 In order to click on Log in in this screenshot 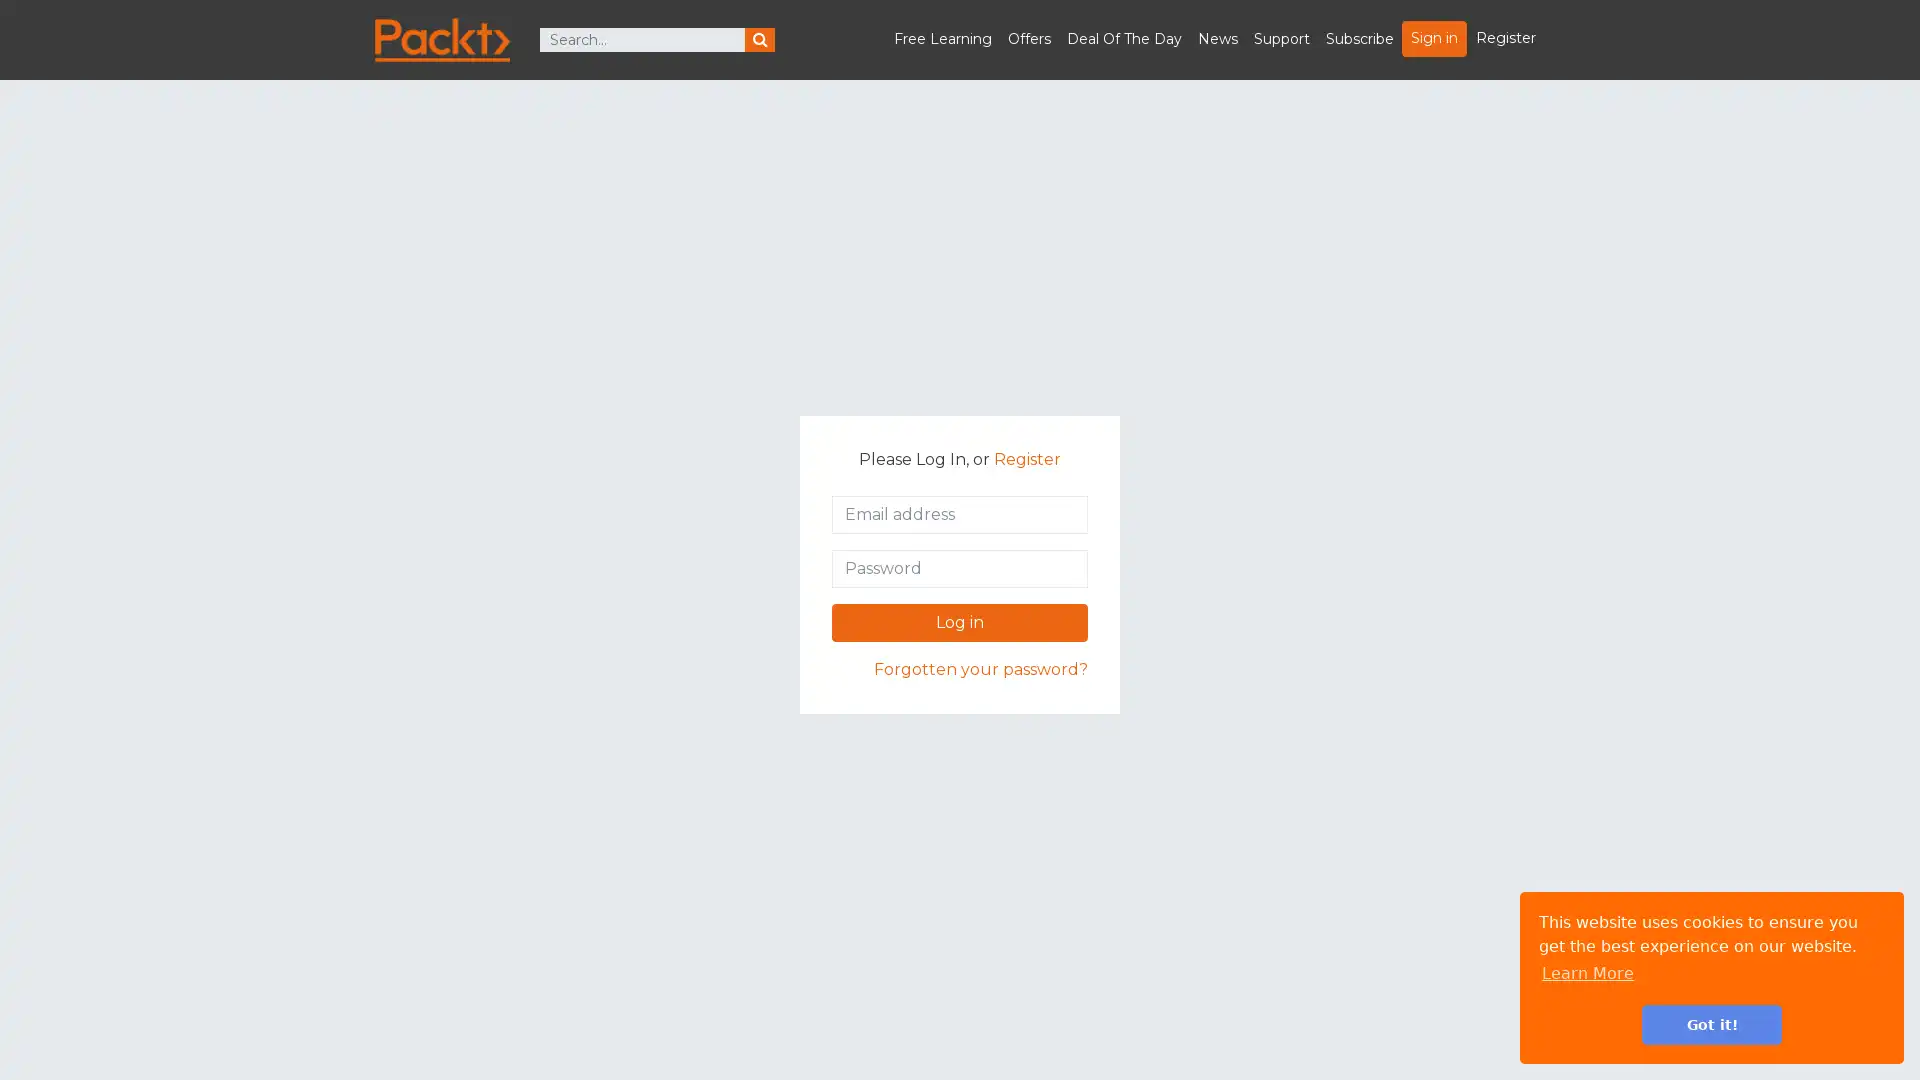, I will do `click(960, 622)`.